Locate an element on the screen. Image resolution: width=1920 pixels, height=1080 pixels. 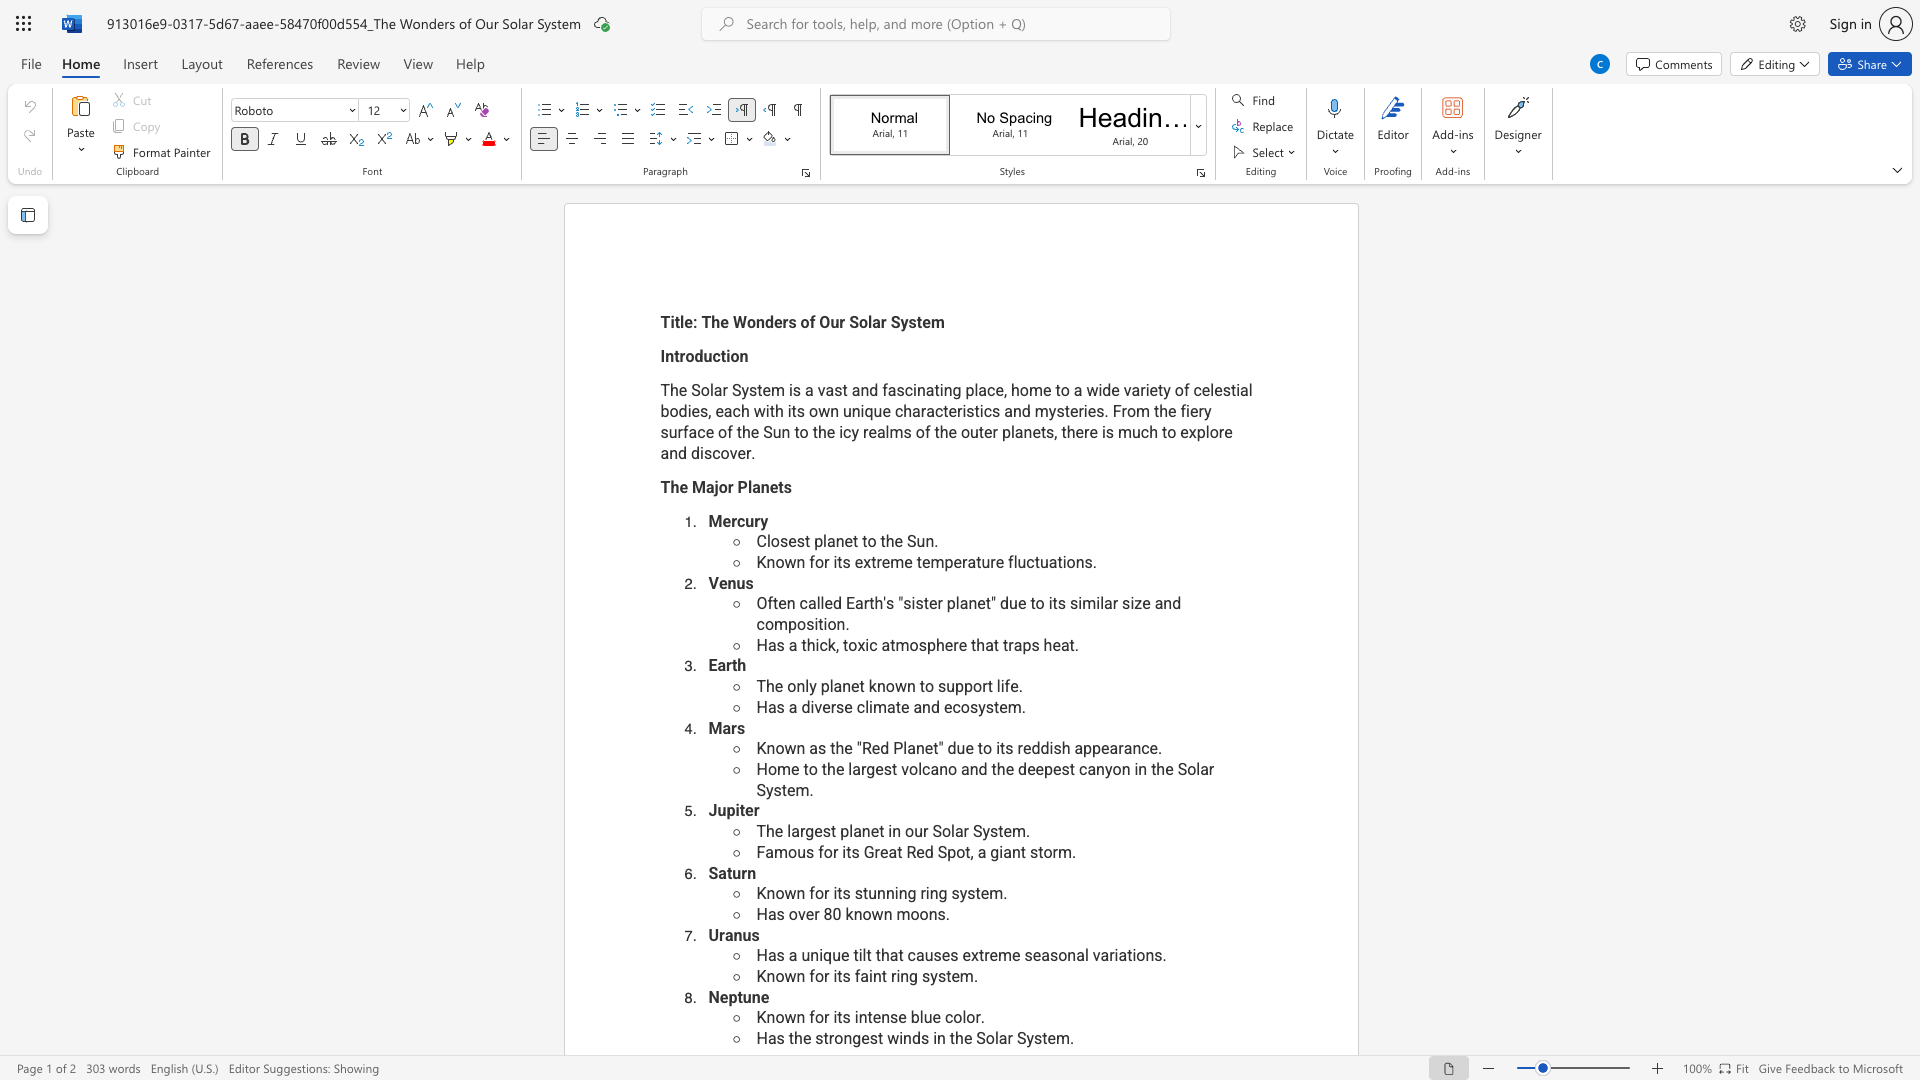
the subset text "and the deepest canyon in the Solar Syste" within the text "Home to the largest volcano and the deepest canyon in the Solar System." is located at coordinates (961, 768).